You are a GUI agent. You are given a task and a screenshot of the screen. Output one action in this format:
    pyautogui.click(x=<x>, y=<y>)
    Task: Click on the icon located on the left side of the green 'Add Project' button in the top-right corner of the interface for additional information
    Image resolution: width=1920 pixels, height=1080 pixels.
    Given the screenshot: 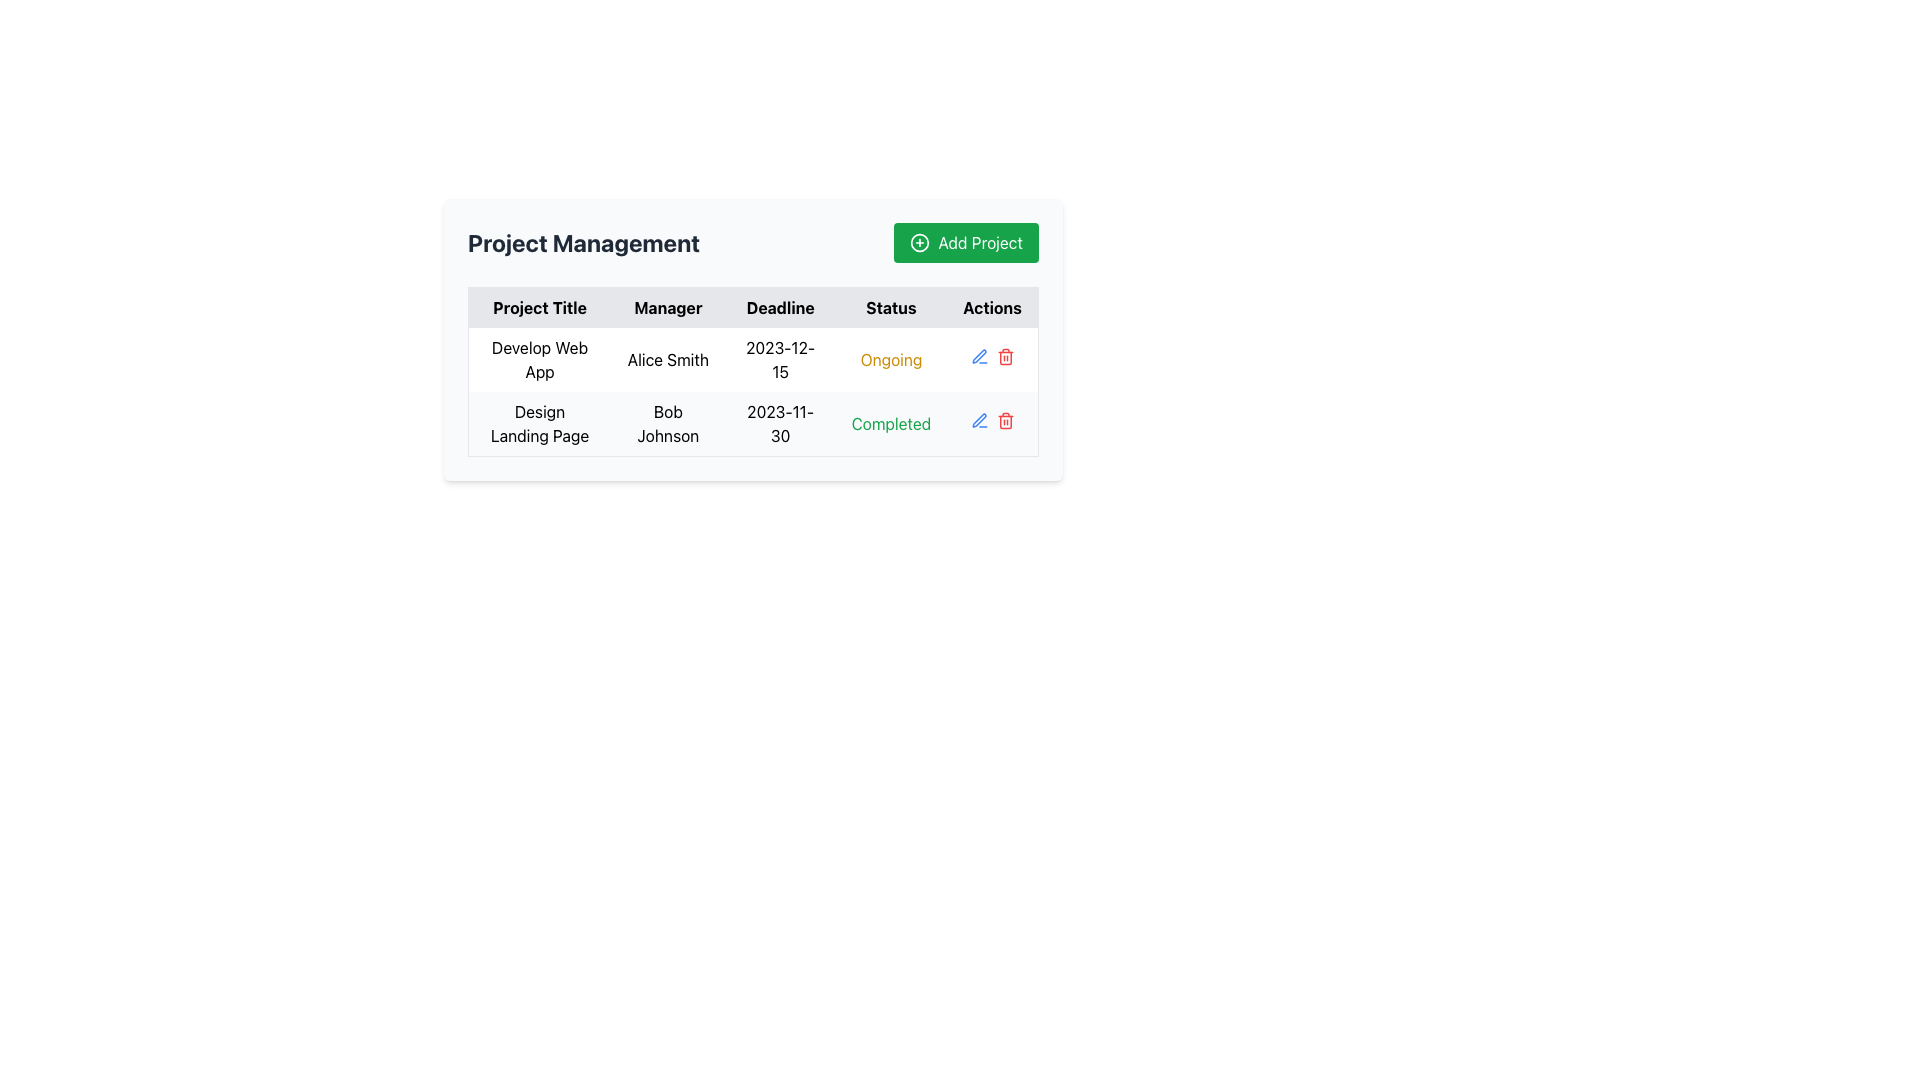 What is the action you would take?
    pyautogui.click(x=919, y=242)
    